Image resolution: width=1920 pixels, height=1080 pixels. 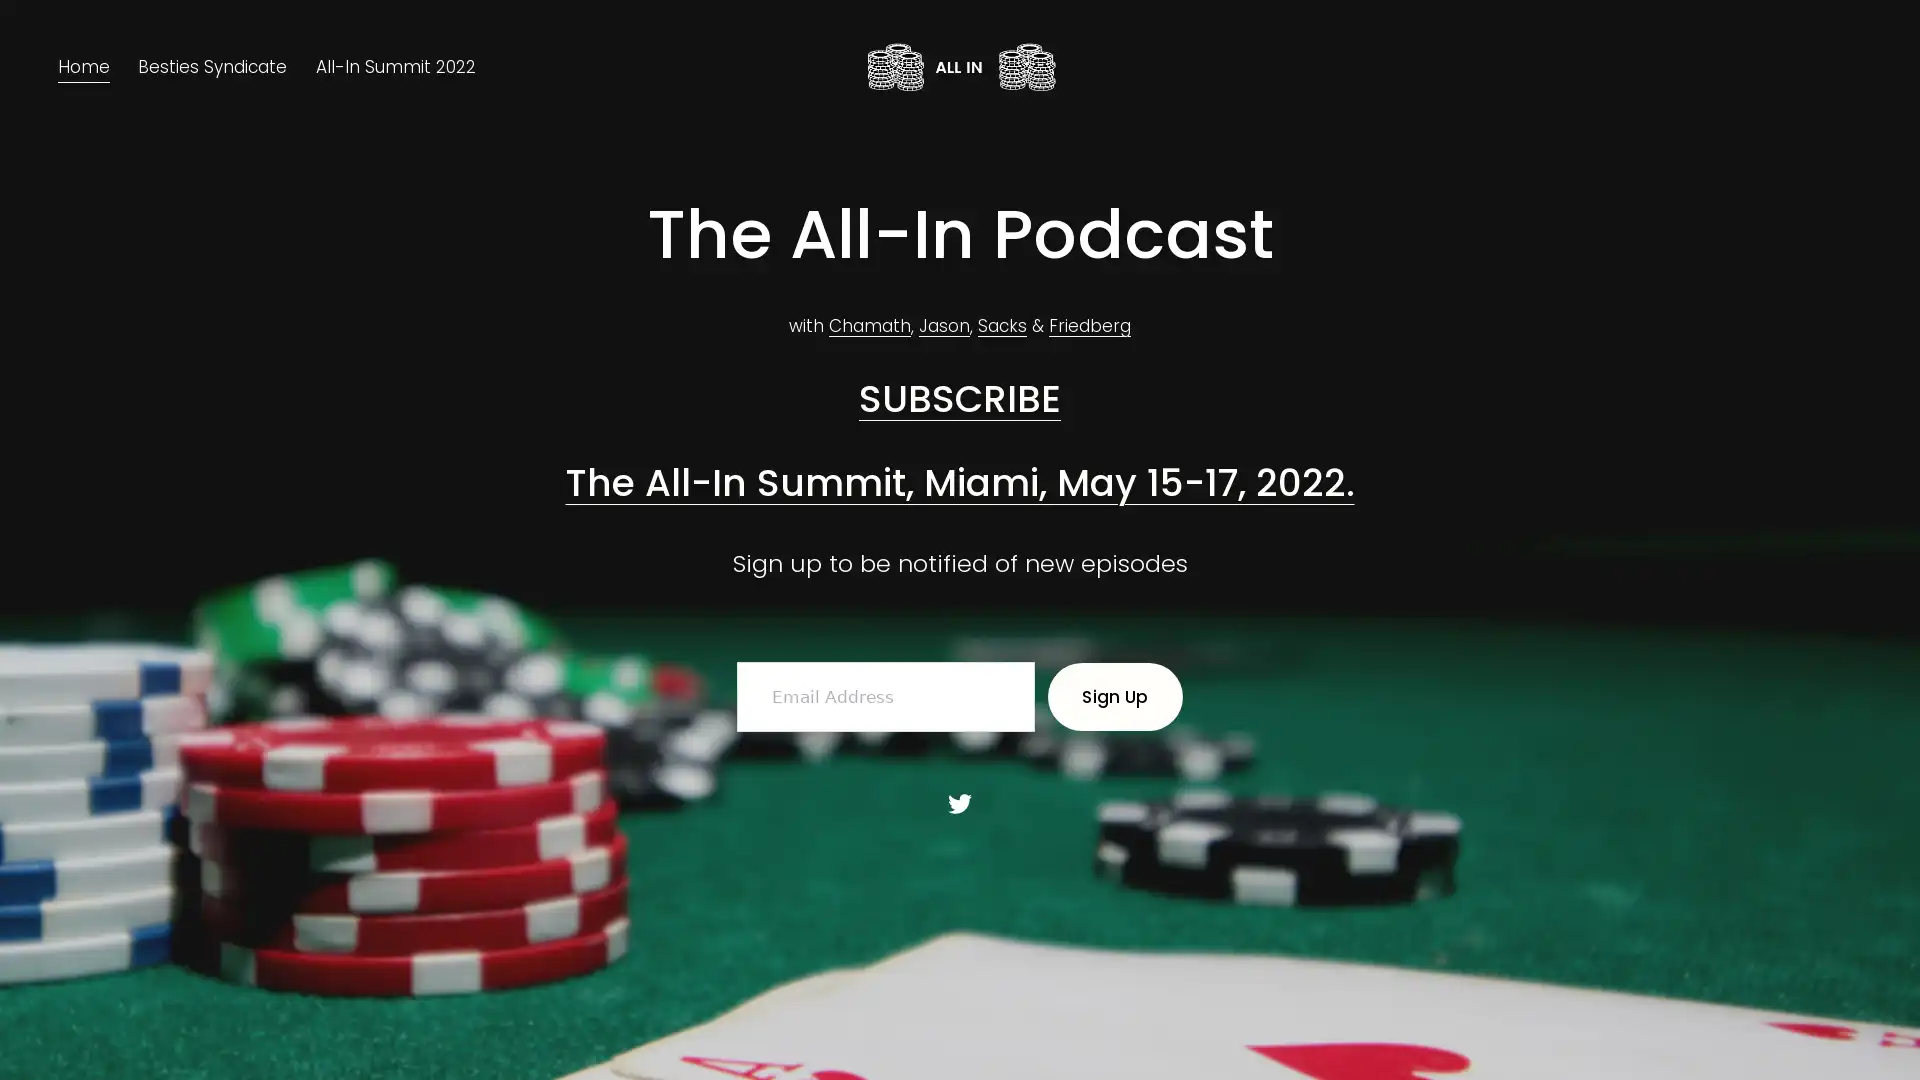 I want to click on Sign Up, so click(x=1113, y=696).